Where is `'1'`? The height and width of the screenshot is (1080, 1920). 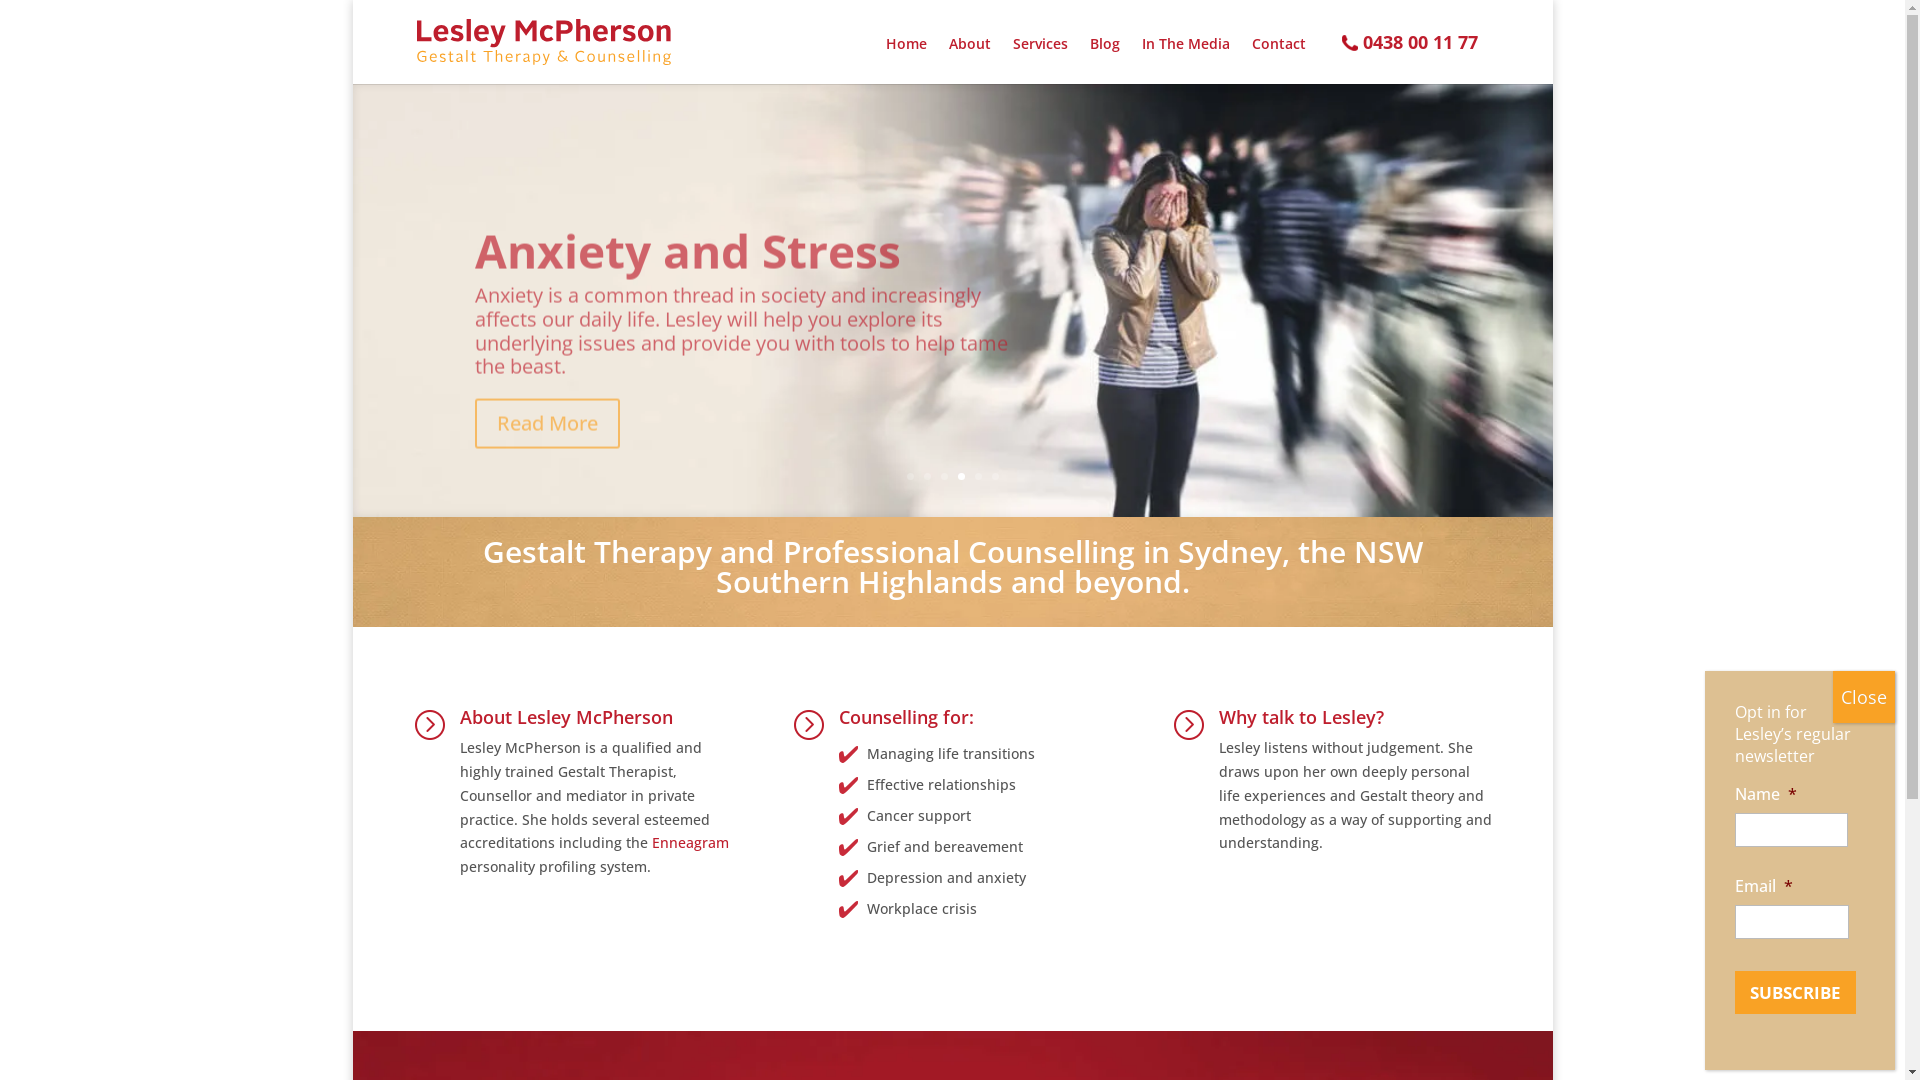
'1' is located at coordinates (908, 476).